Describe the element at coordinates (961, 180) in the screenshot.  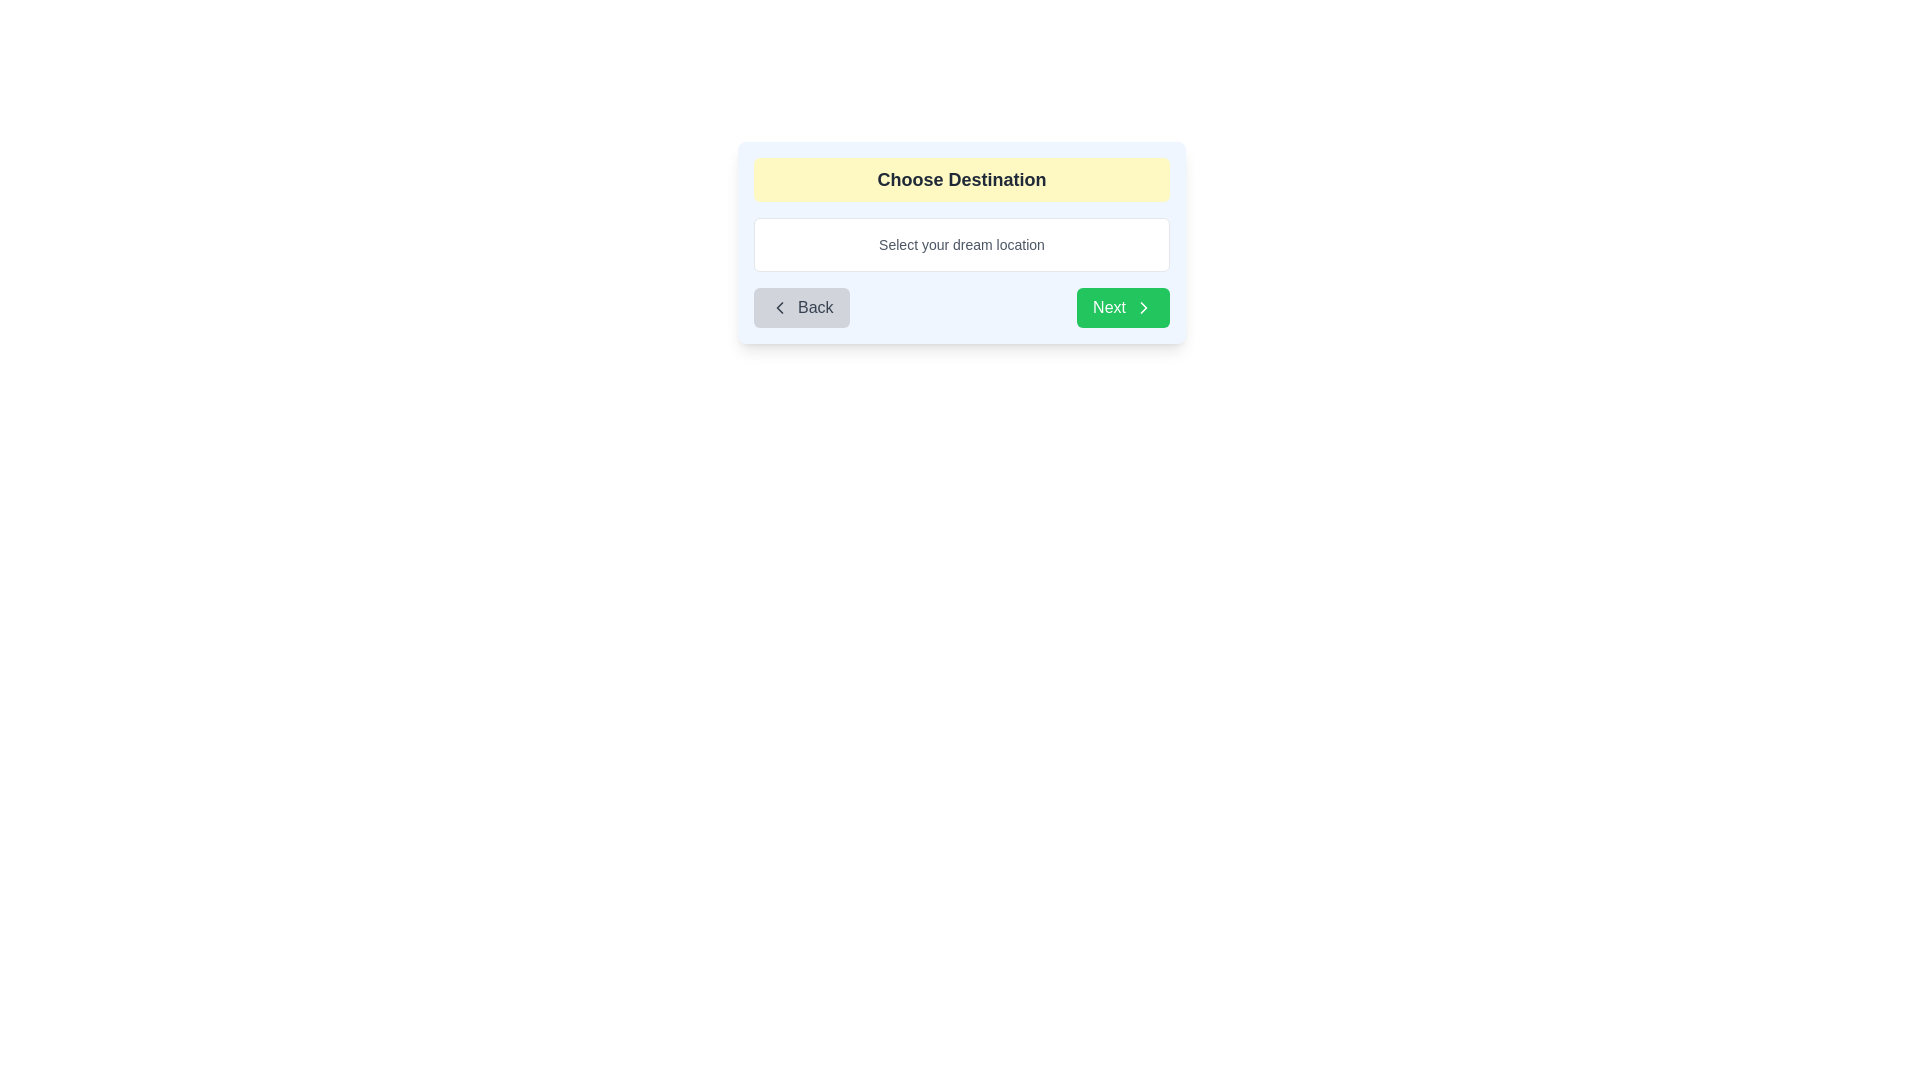
I see `informational heading located at the top of the yellow-highlighted section with rounded corners, which provides context or instructions about the next steps in the interface` at that location.